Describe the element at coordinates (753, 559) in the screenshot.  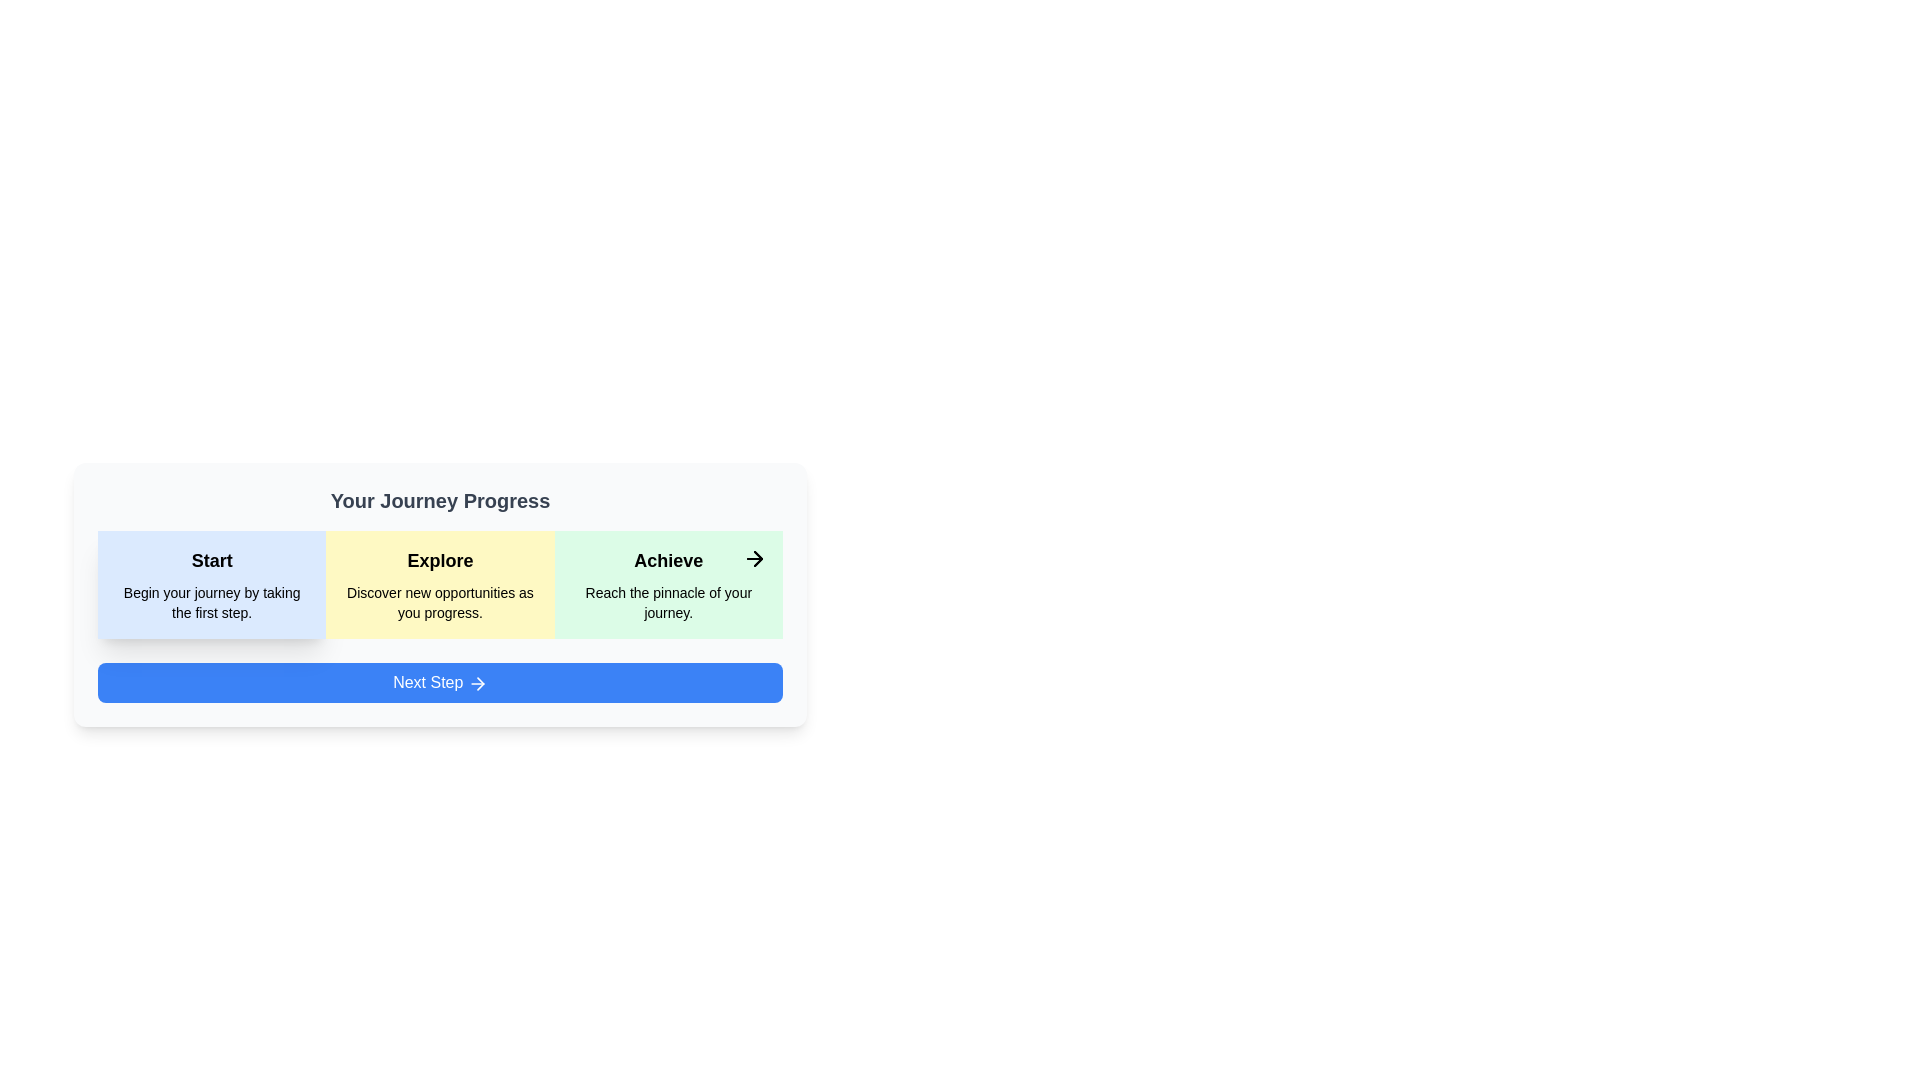
I see `the right-pointing arrow icon located at the top-right corner of the green 'Achieve' card` at that location.